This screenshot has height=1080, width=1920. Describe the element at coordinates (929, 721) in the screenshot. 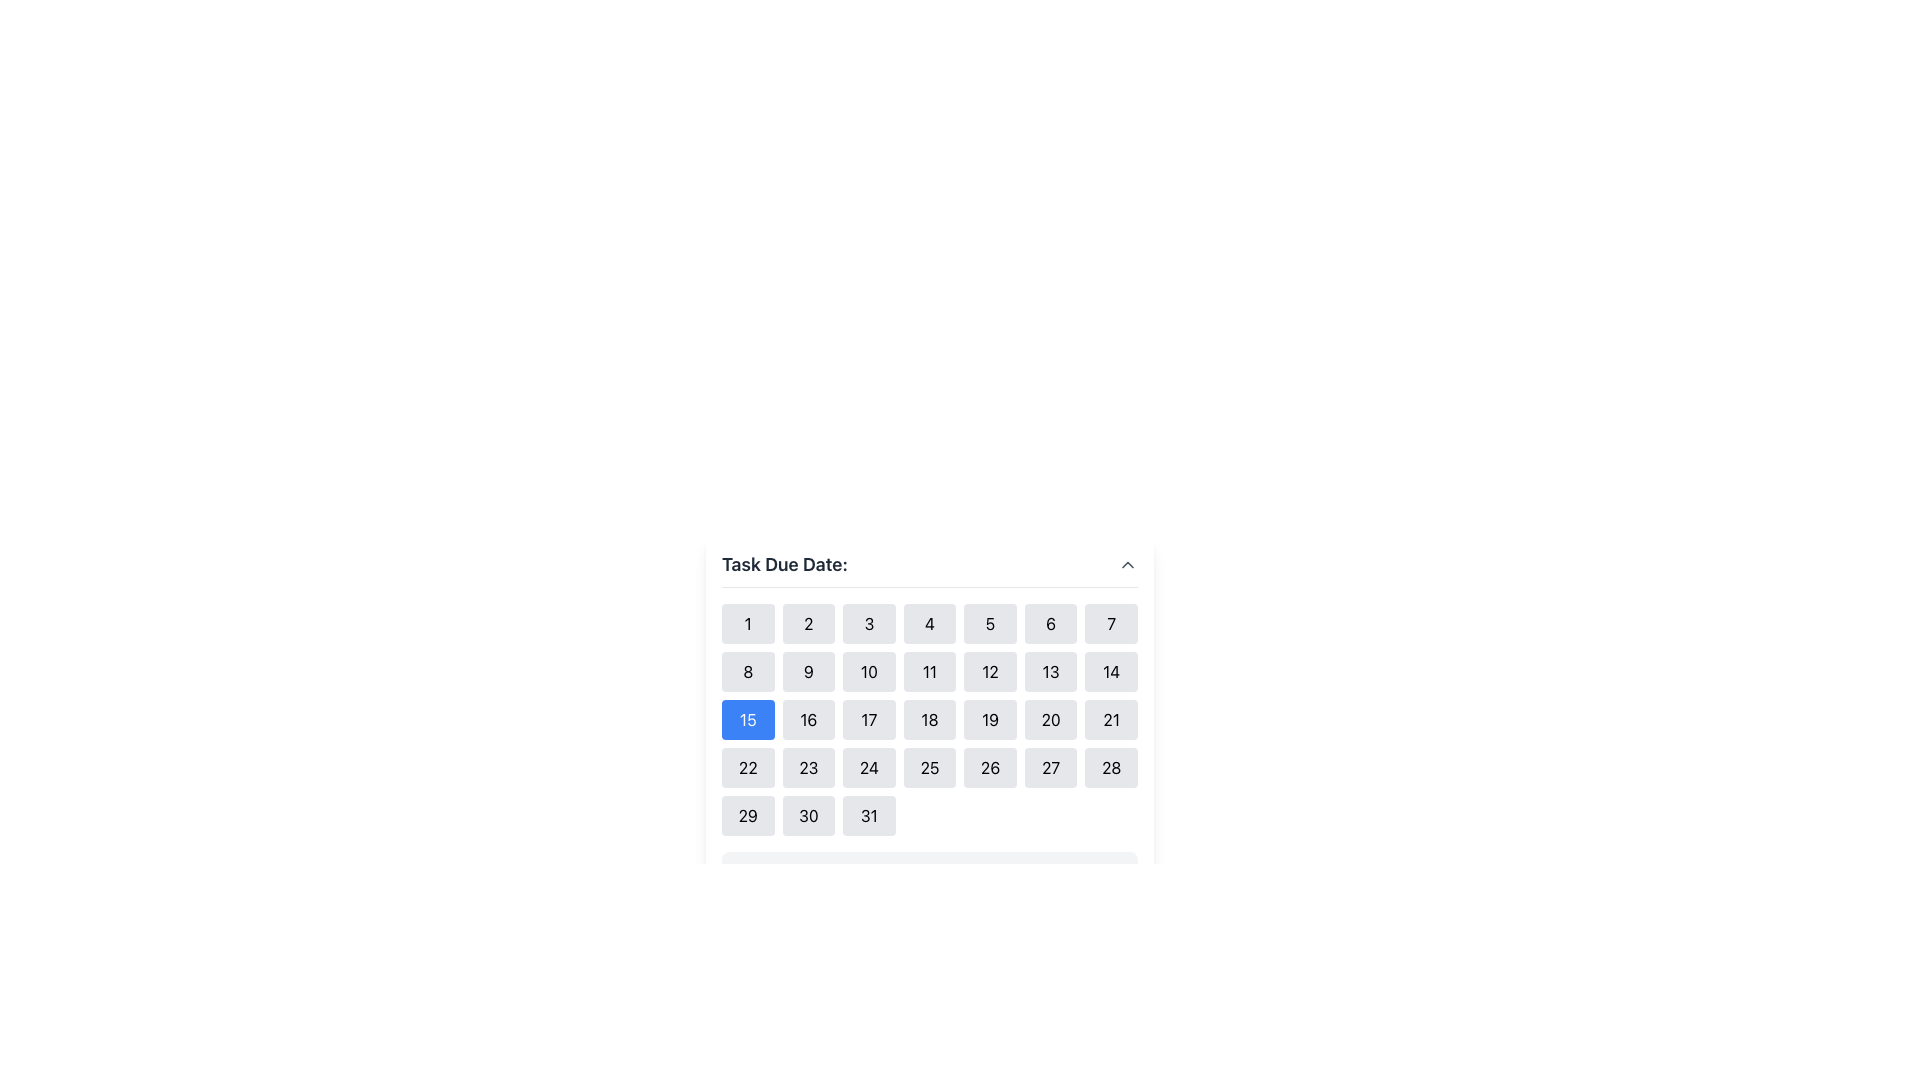

I see `the date selection button for the 18th within the calendar display, located in the third row and fourth column under 'Task Due Date:' in the modal dialogue box` at that location.